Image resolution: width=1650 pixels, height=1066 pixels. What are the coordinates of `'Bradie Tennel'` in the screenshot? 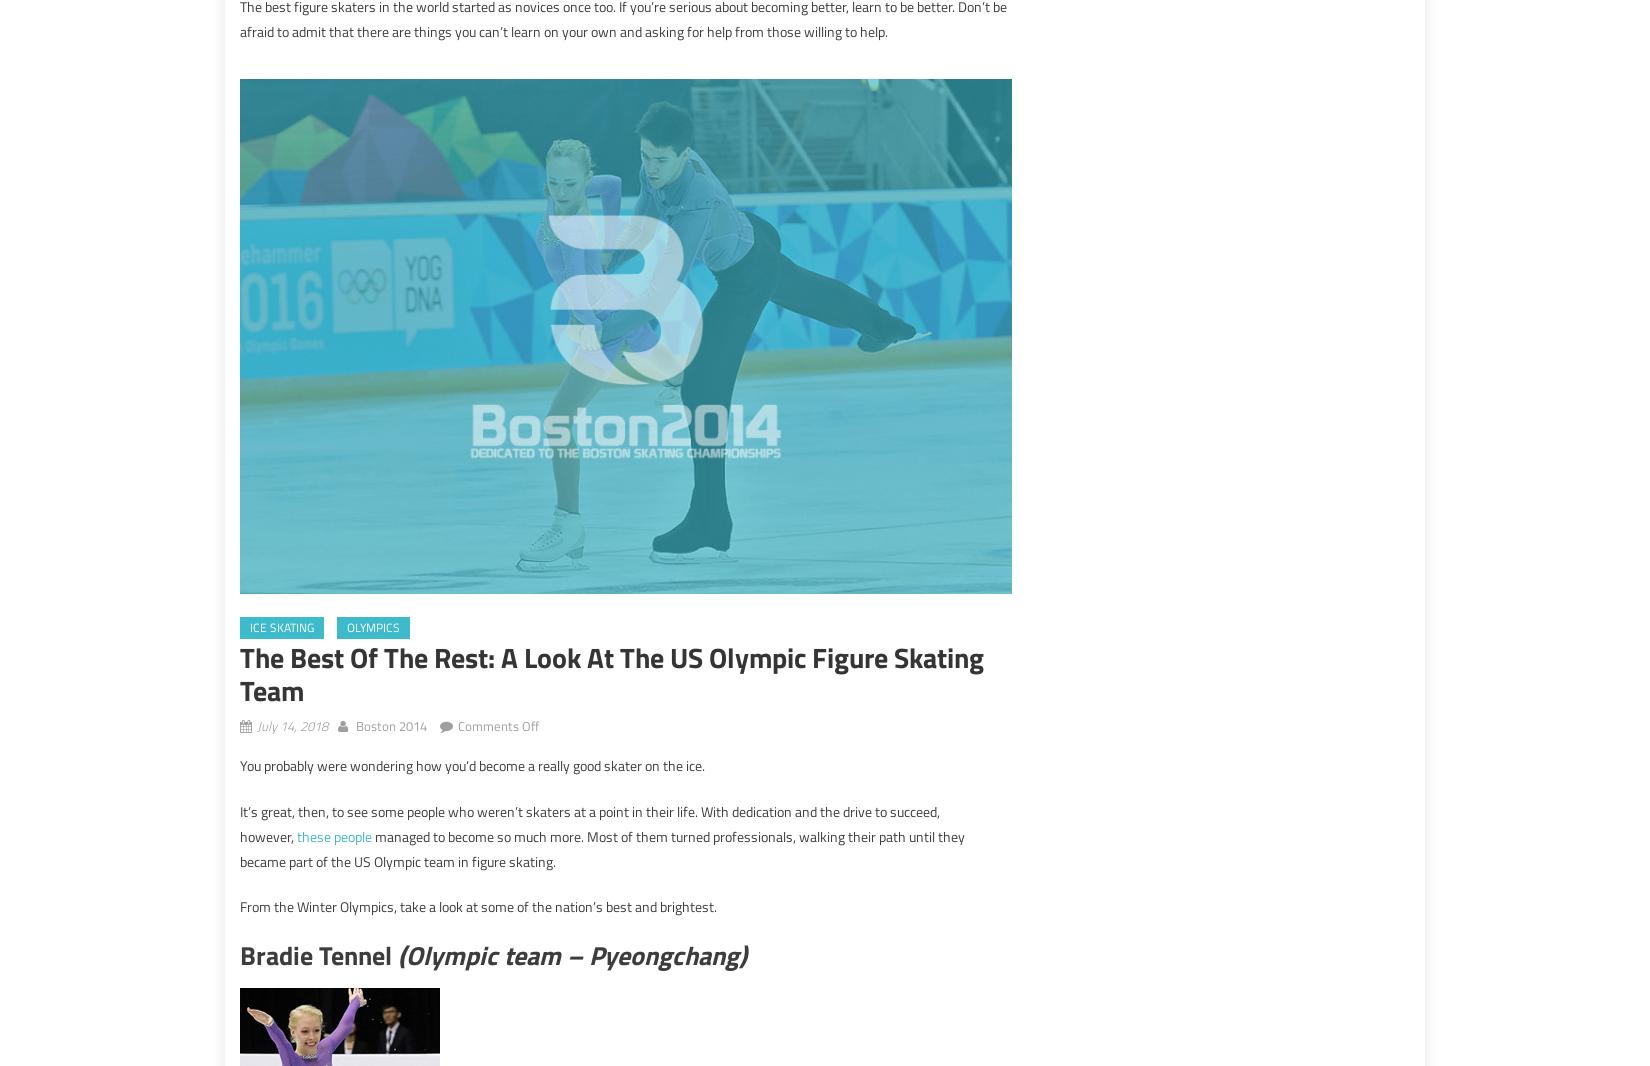 It's located at (318, 955).